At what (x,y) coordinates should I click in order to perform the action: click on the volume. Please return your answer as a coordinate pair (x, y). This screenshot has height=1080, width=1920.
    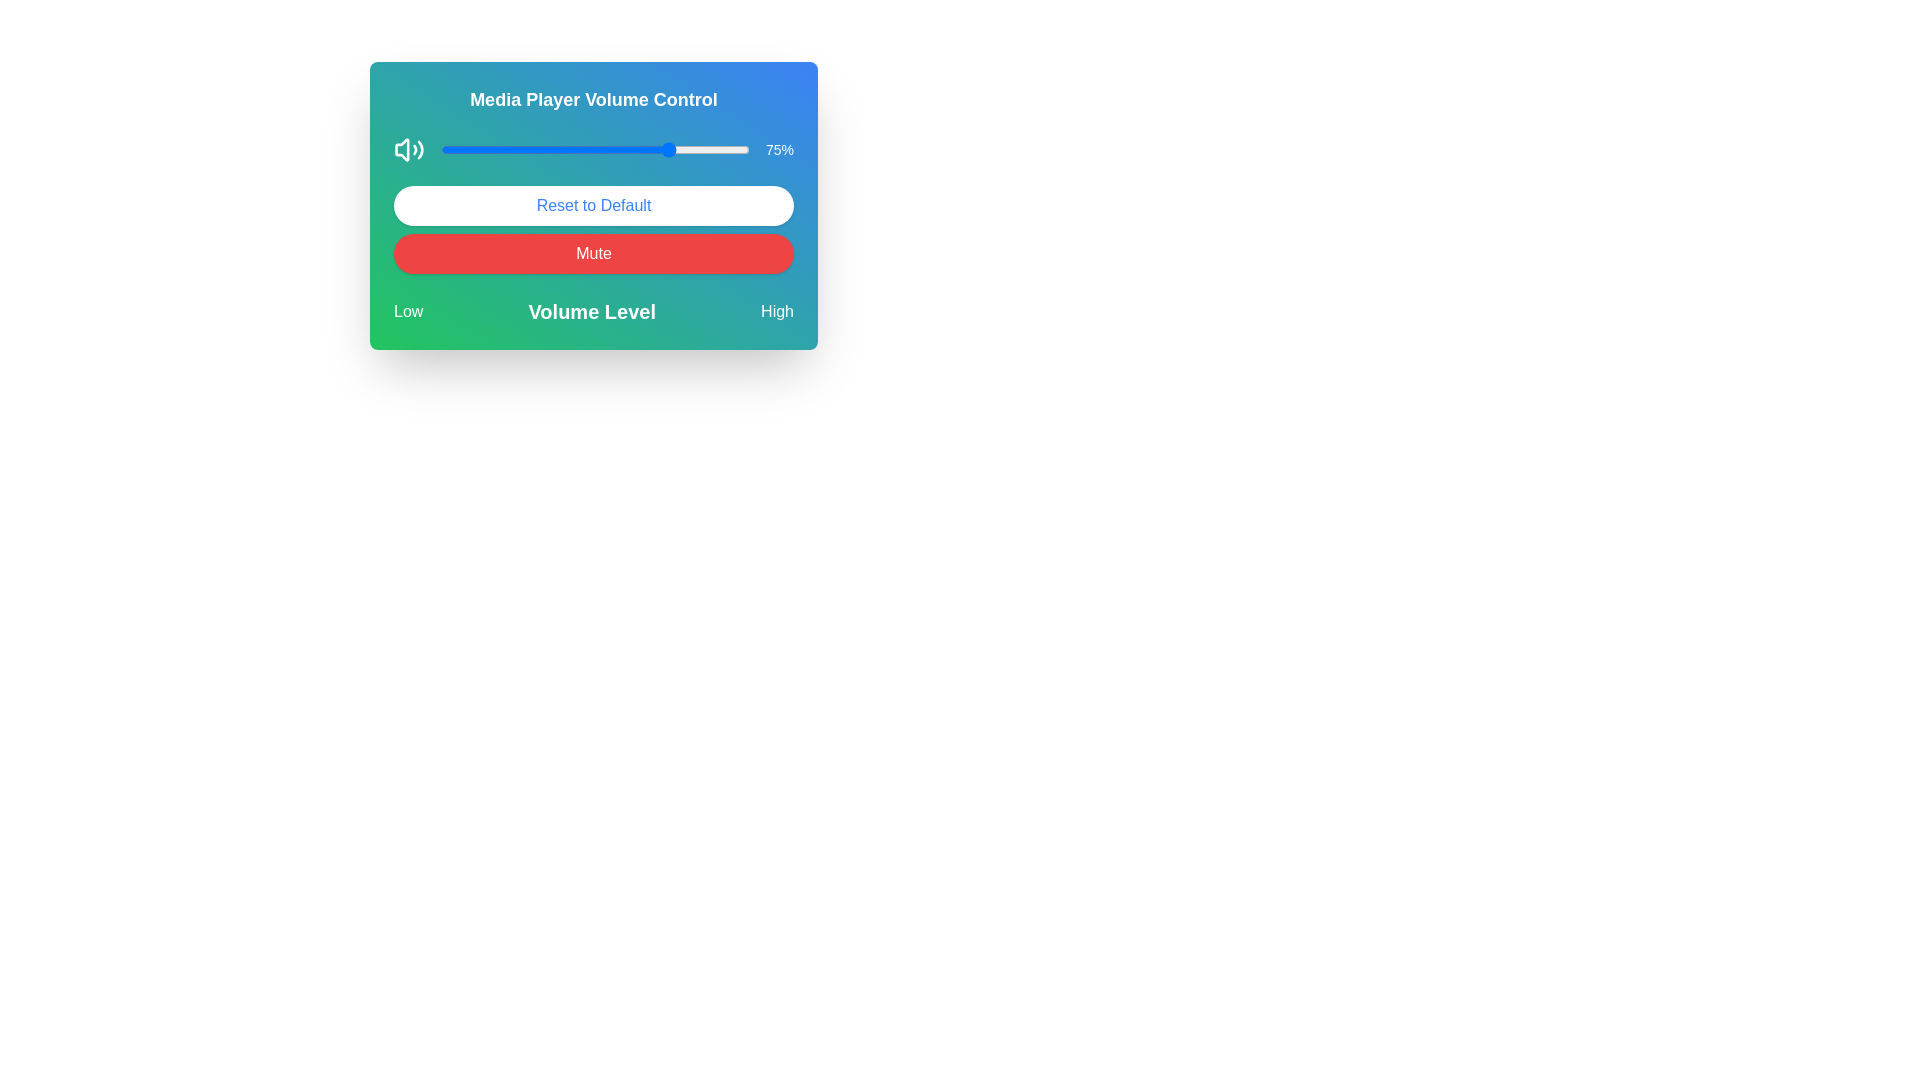
    Looking at the image, I should click on (654, 149).